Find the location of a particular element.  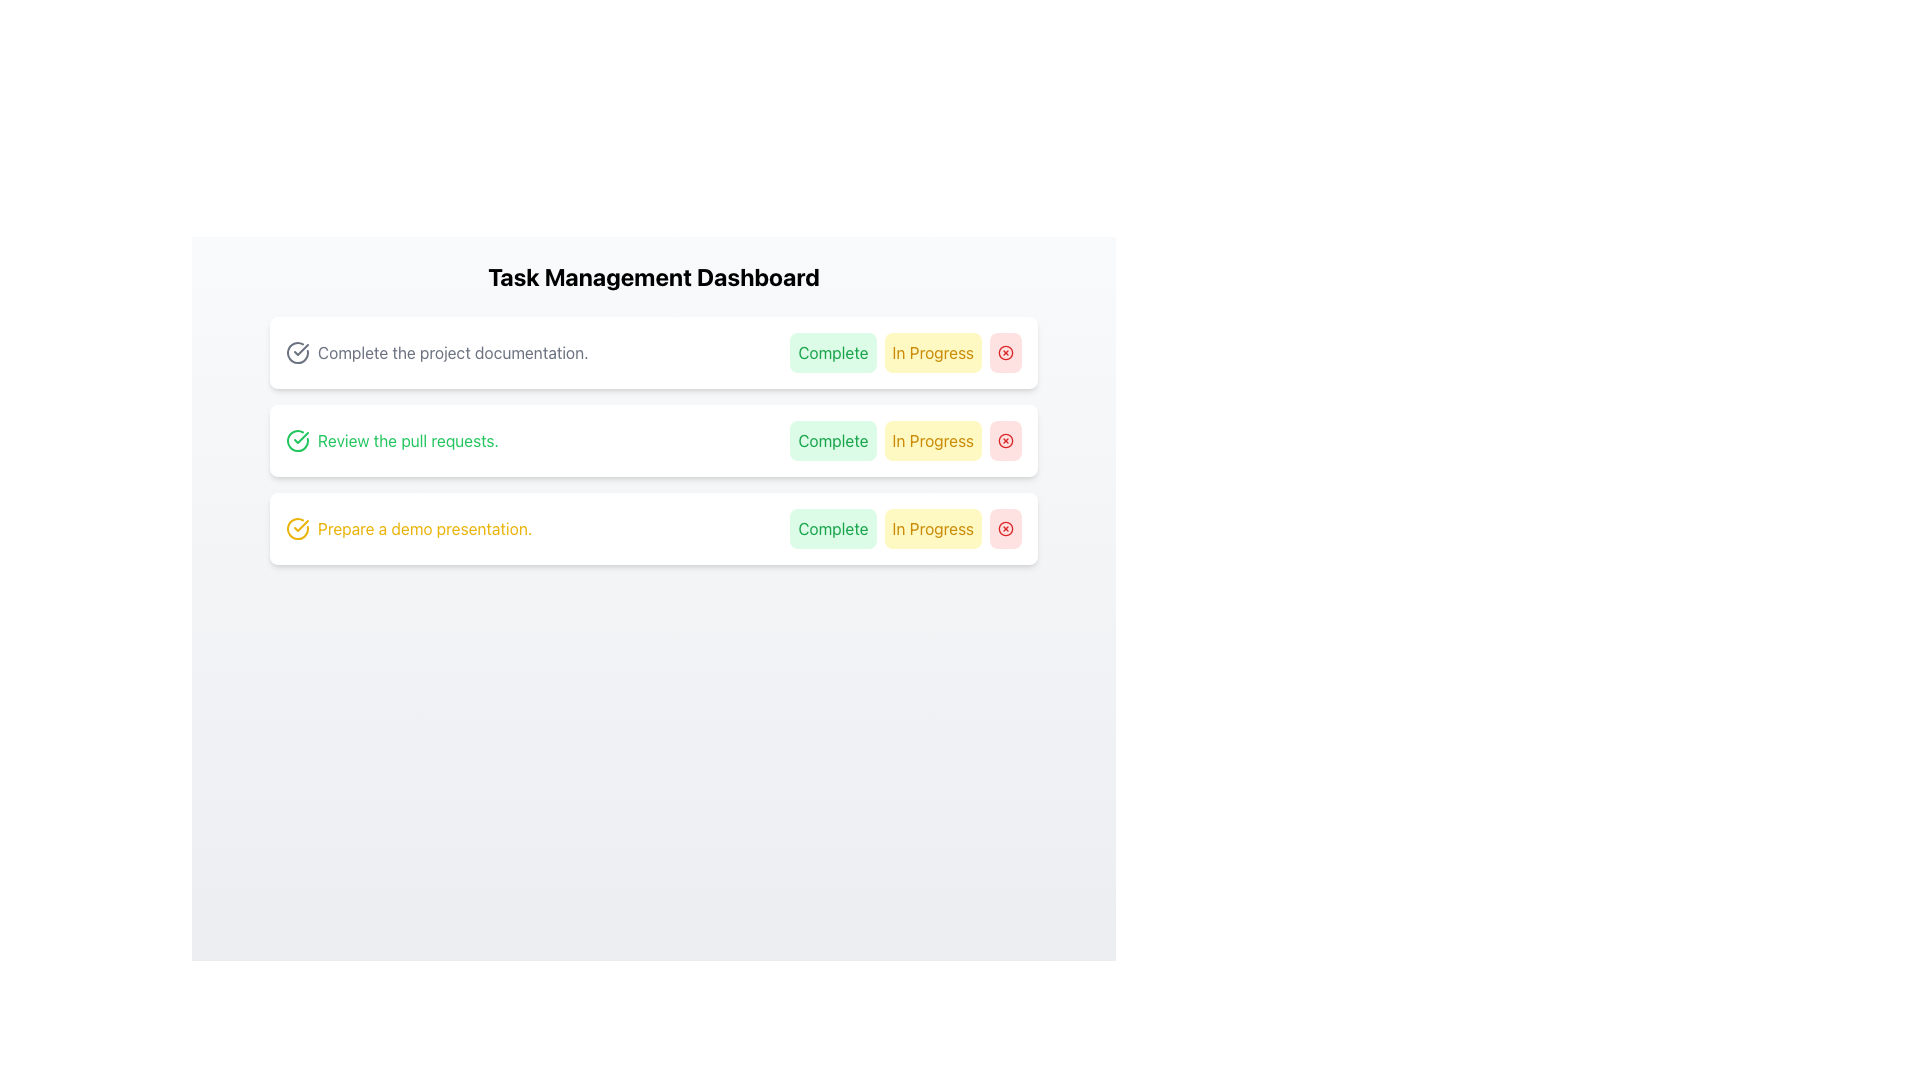

the graphic icon located to the far right of the second row in the task interface is located at coordinates (1006, 439).